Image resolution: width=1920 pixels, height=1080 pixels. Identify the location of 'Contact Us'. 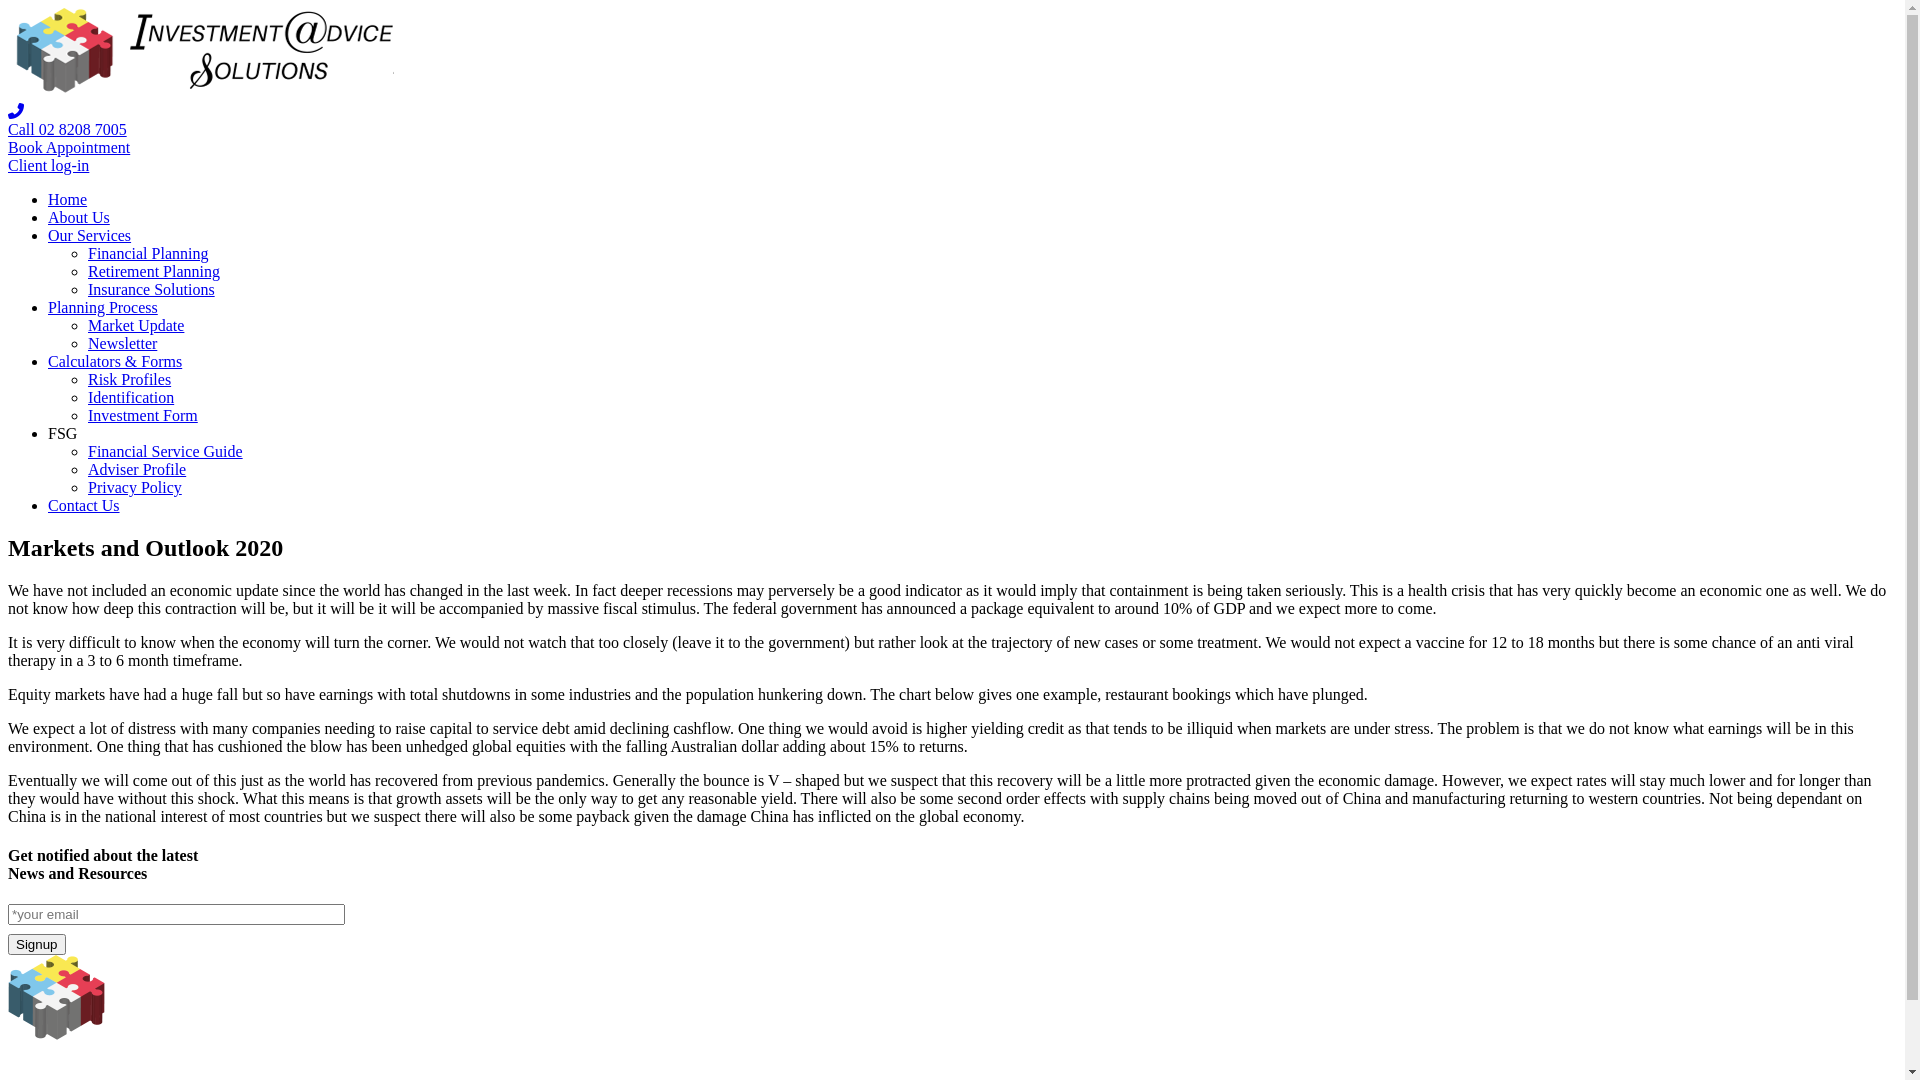
(82, 504).